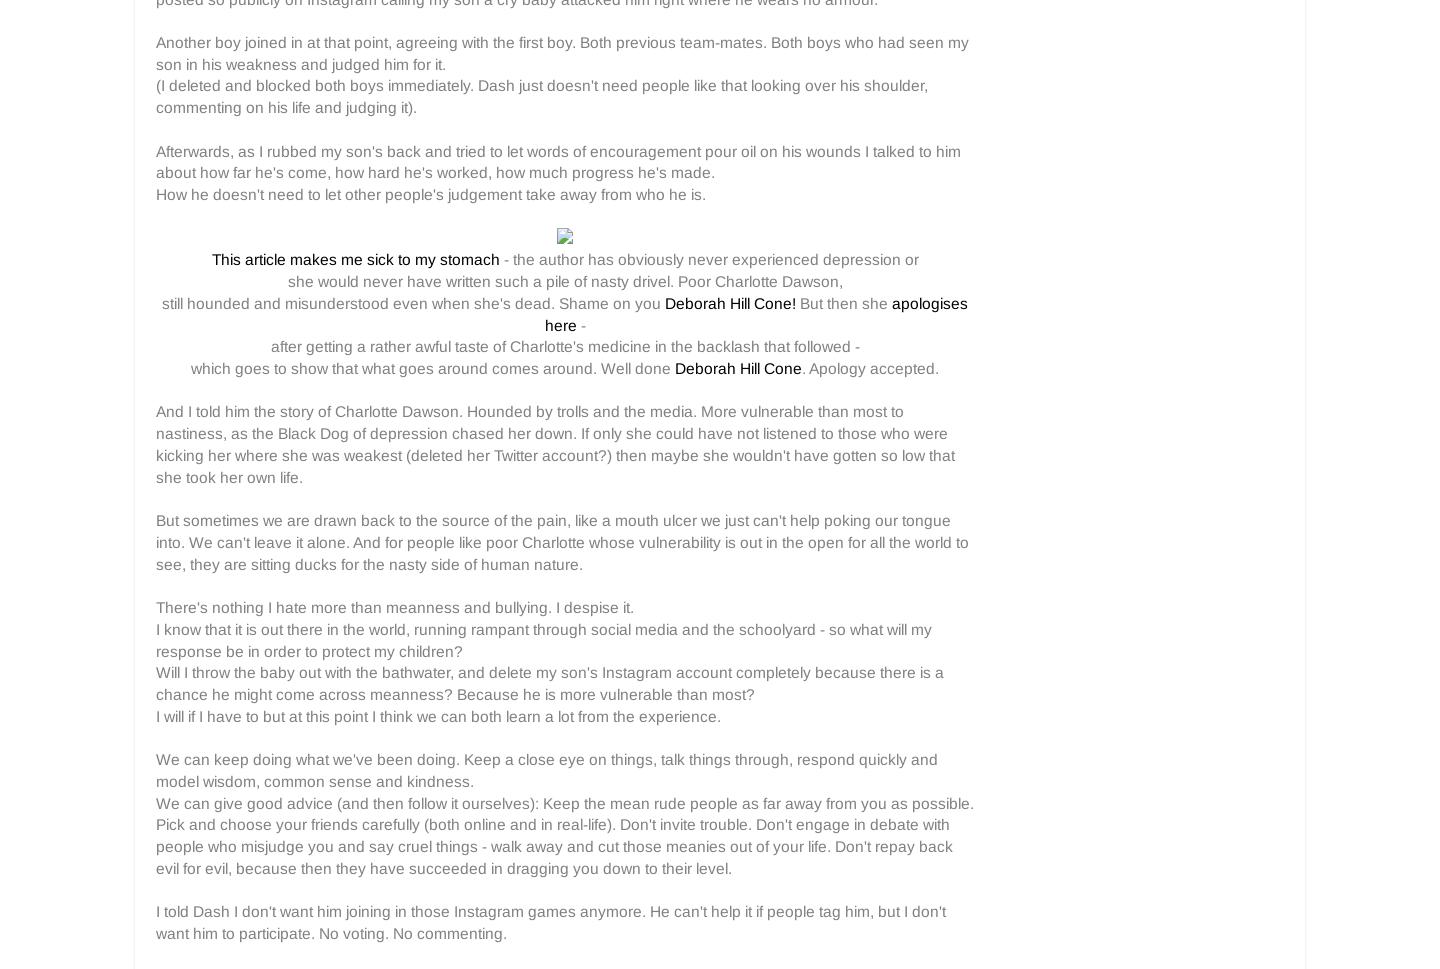 This screenshot has height=969, width=1440. What do you see at coordinates (564, 281) in the screenshot?
I see `'she would never have written such a pile of nasty drivel. Poor Charlotte Dawson,'` at bounding box center [564, 281].